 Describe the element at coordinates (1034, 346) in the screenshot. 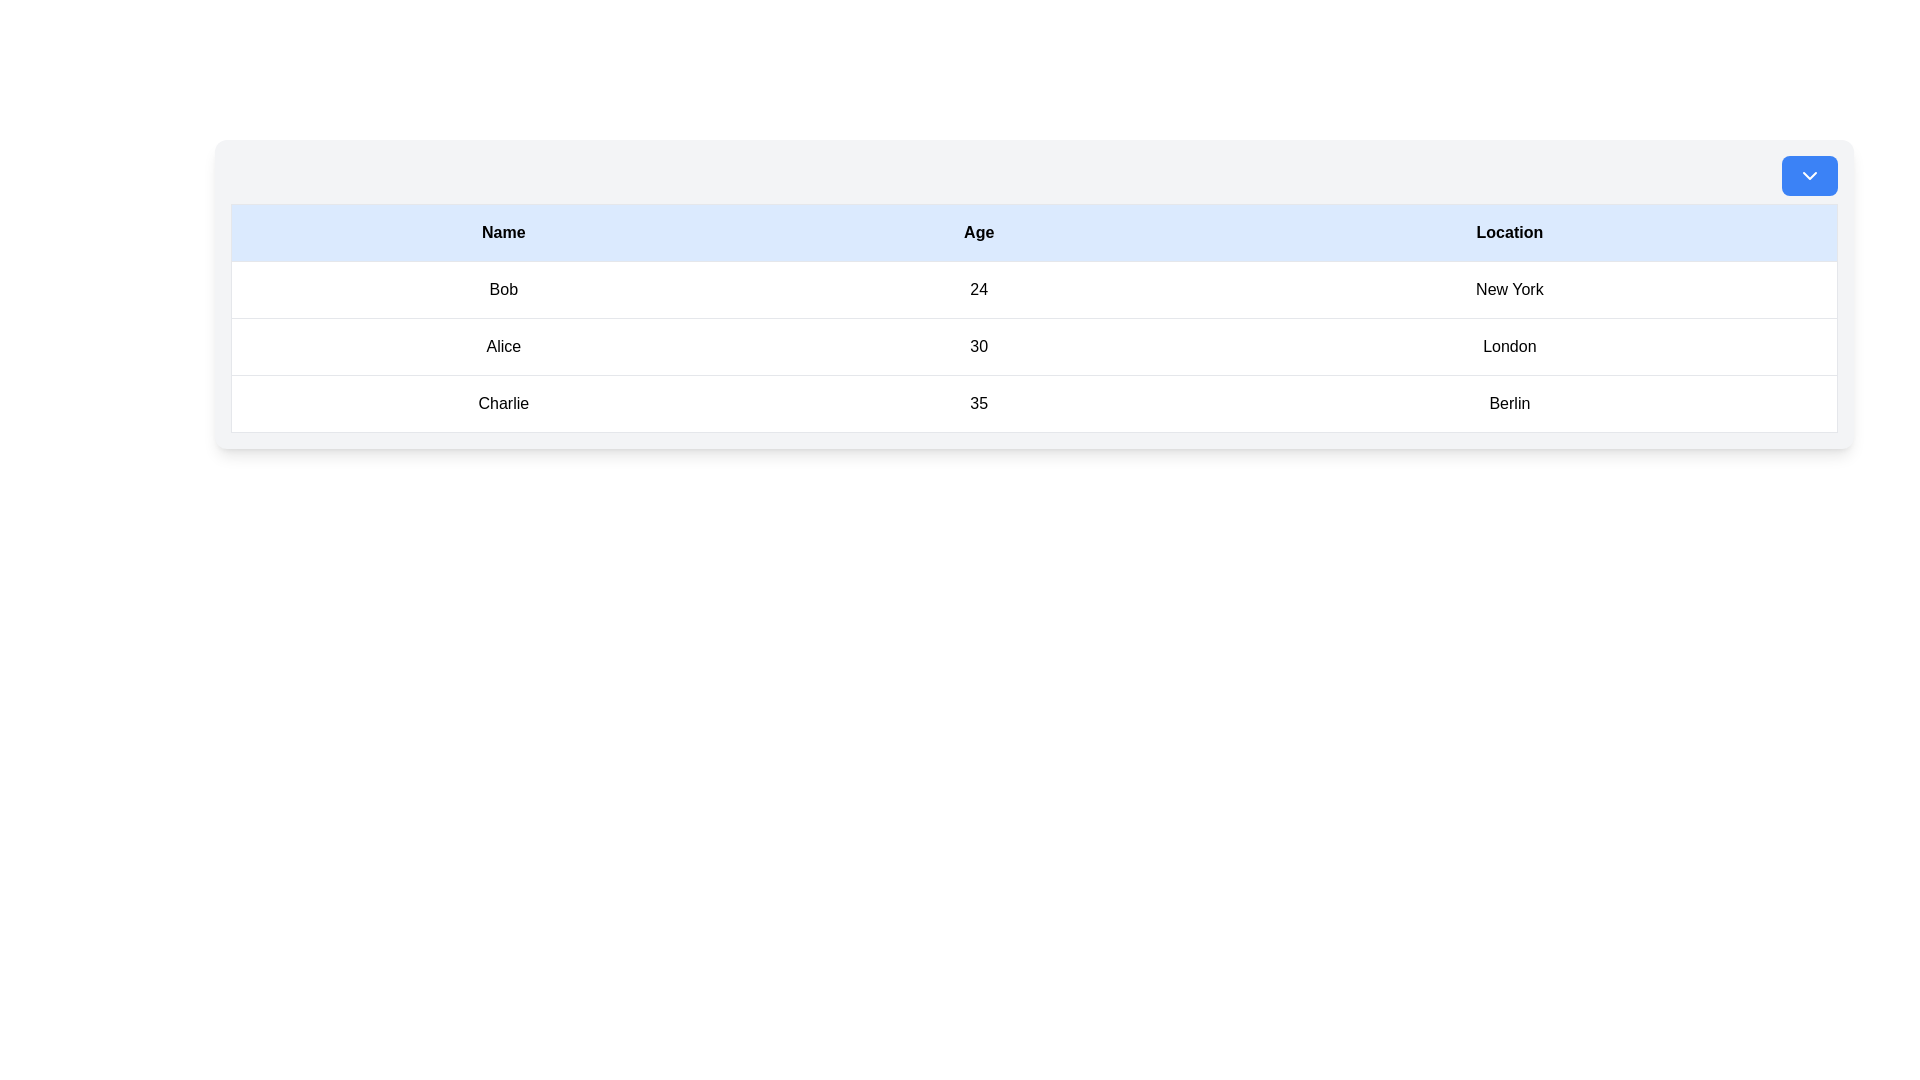

I see `the second row of the table displaying the record for 'Alice', which includes the name, age, and location, to trigger highlighting` at that location.